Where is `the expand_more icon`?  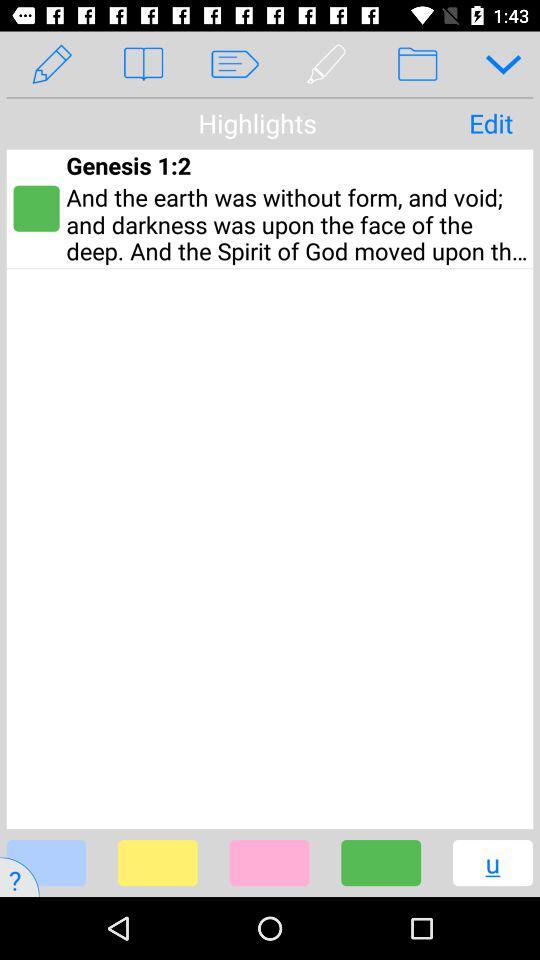 the expand_more icon is located at coordinates (495, 64).